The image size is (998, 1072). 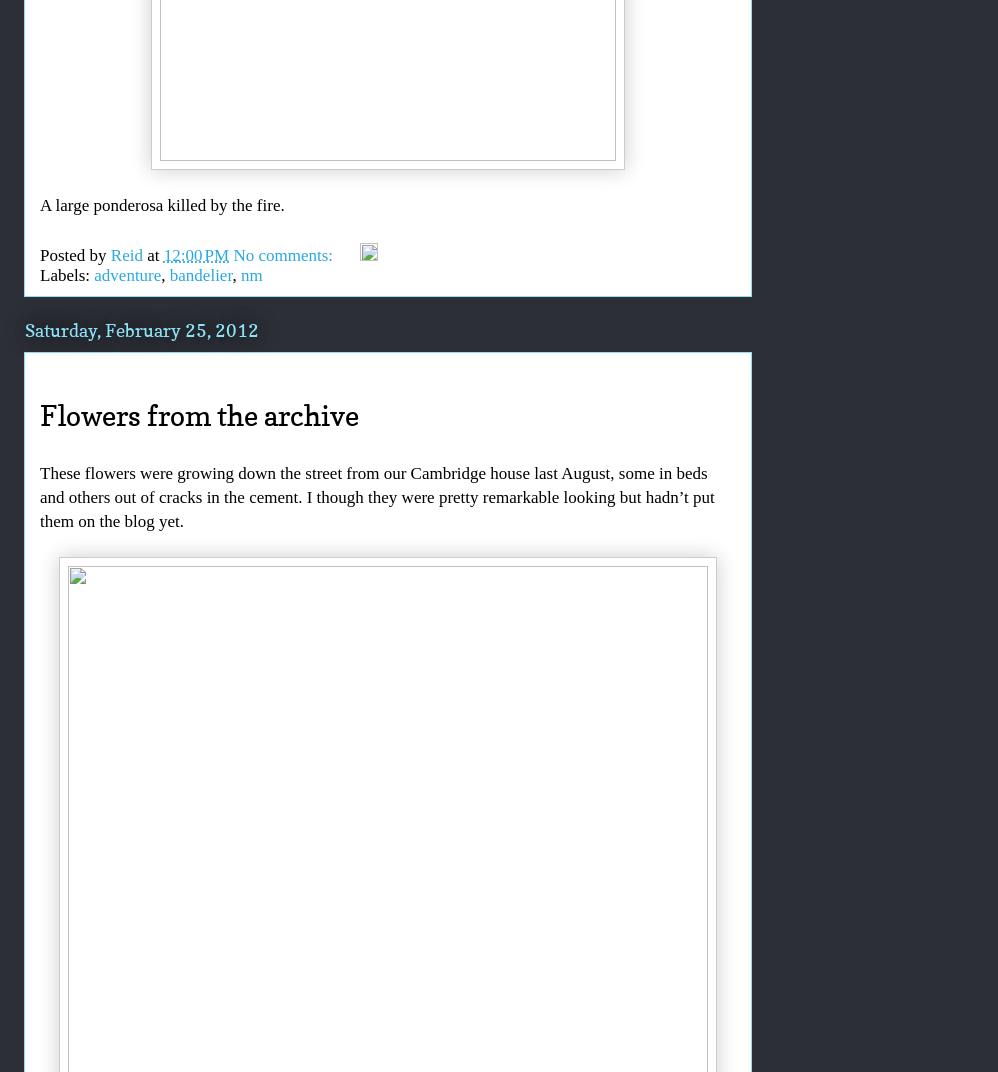 What do you see at coordinates (74, 254) in the screenshot?
I see `'Posted by'` at bounding box center [74, 254].